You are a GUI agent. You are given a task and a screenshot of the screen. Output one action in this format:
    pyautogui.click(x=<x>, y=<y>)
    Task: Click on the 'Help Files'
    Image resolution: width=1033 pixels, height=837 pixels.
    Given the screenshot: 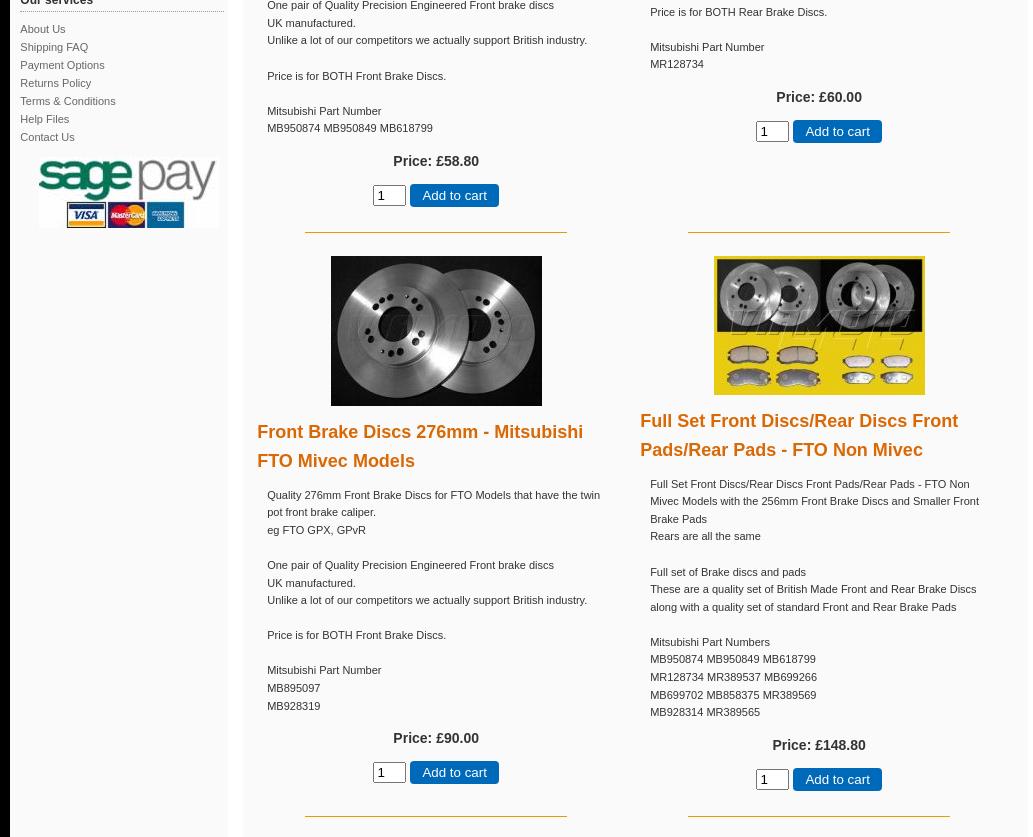 What is the action you would take?
    pyautogui.click(x=20, y=118)
    